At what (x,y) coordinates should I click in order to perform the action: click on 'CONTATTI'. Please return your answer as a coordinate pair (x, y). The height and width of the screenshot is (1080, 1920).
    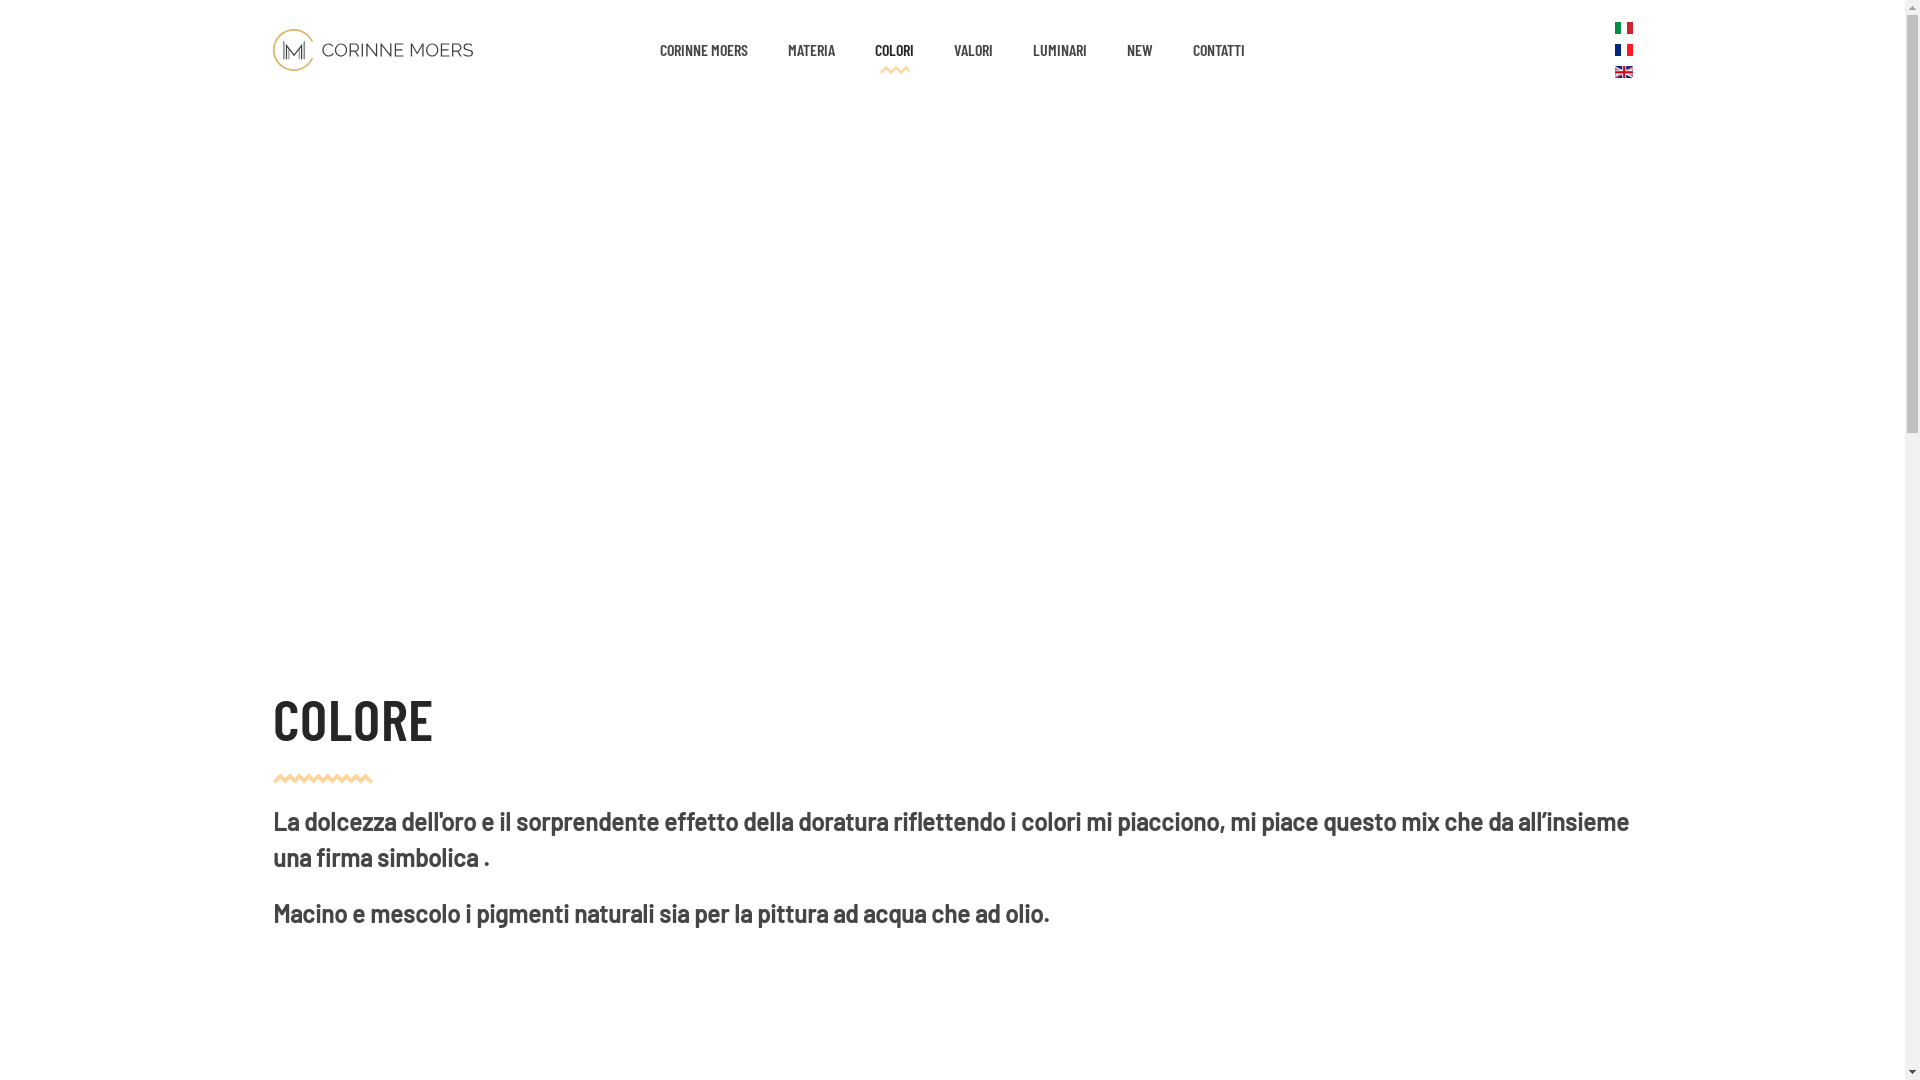
    Looking at the image, I should click on (1218, 49).